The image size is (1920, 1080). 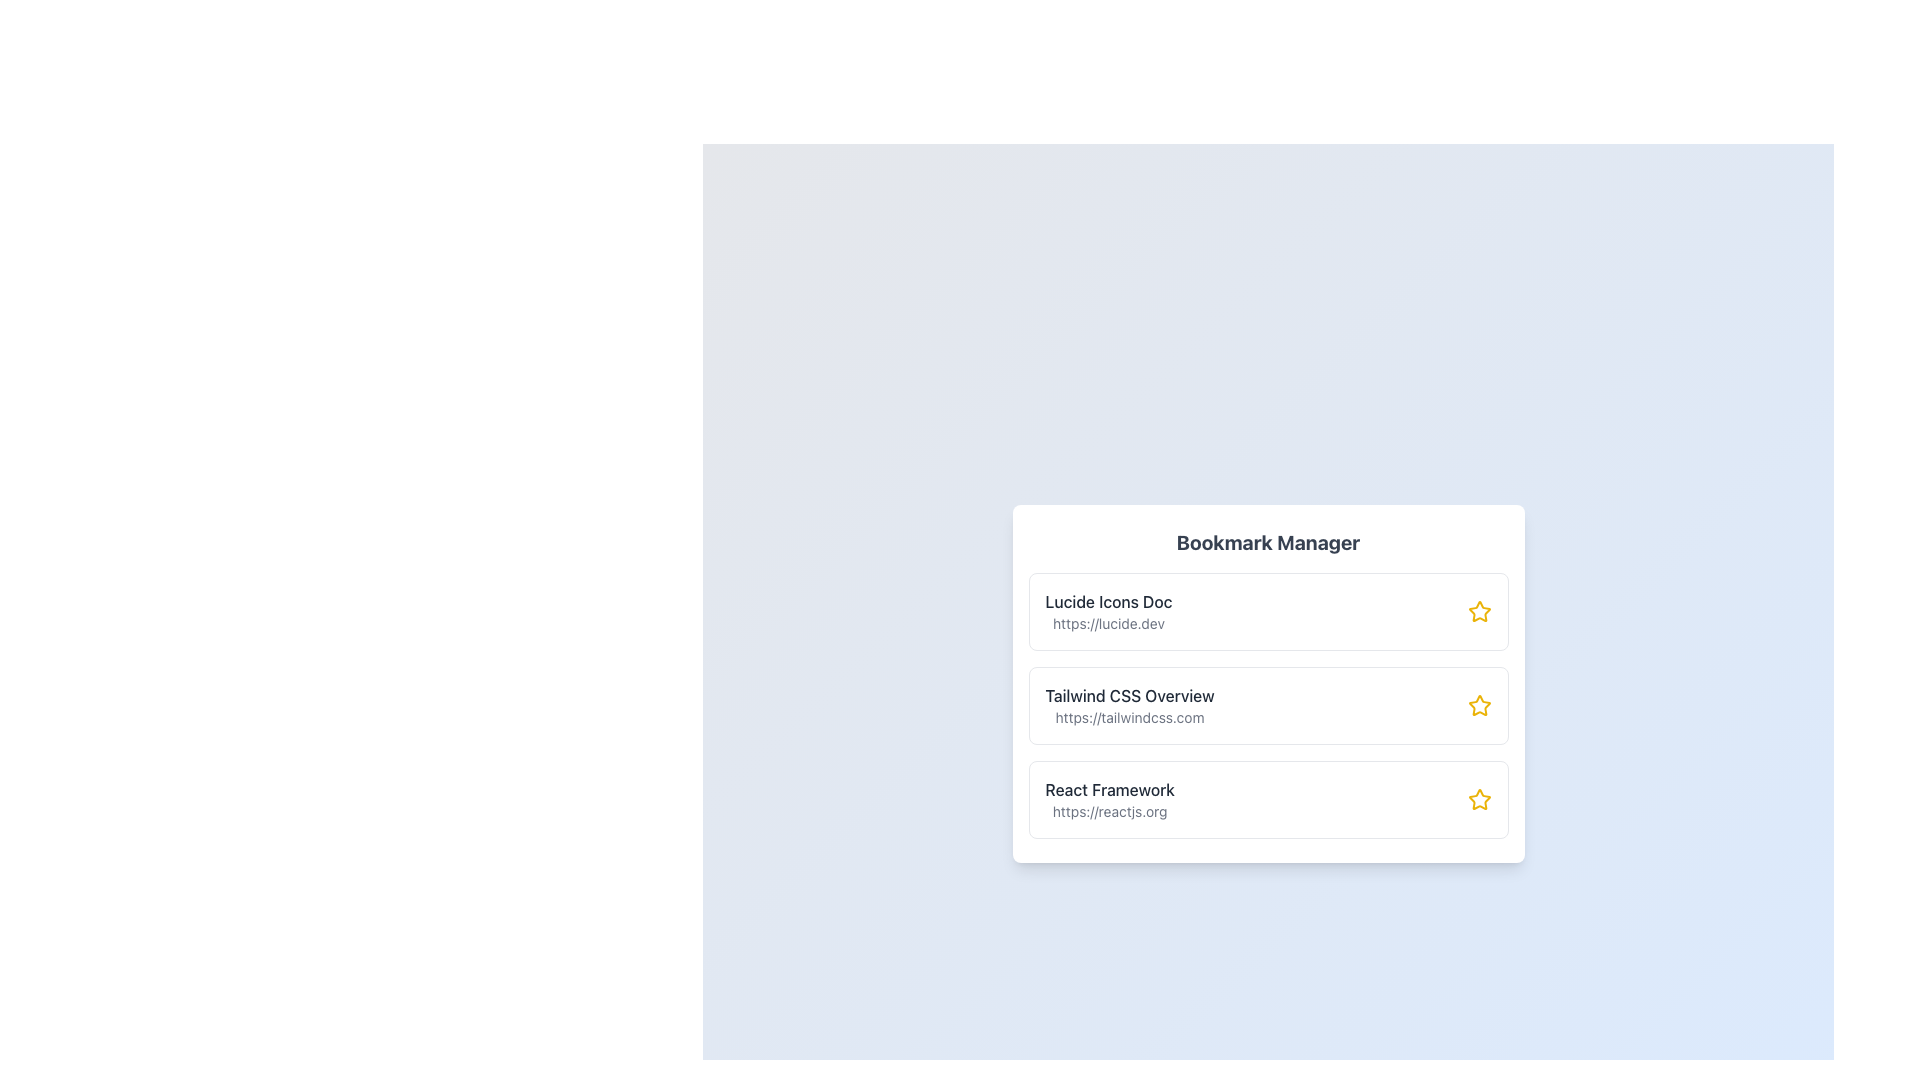 I want to click on the textual hyperlink displaying 'https://reactjs.org' located below the title 'React Framework' in the third section of the 'Bookmark Manager' interface, so click(x=1109, y=812).